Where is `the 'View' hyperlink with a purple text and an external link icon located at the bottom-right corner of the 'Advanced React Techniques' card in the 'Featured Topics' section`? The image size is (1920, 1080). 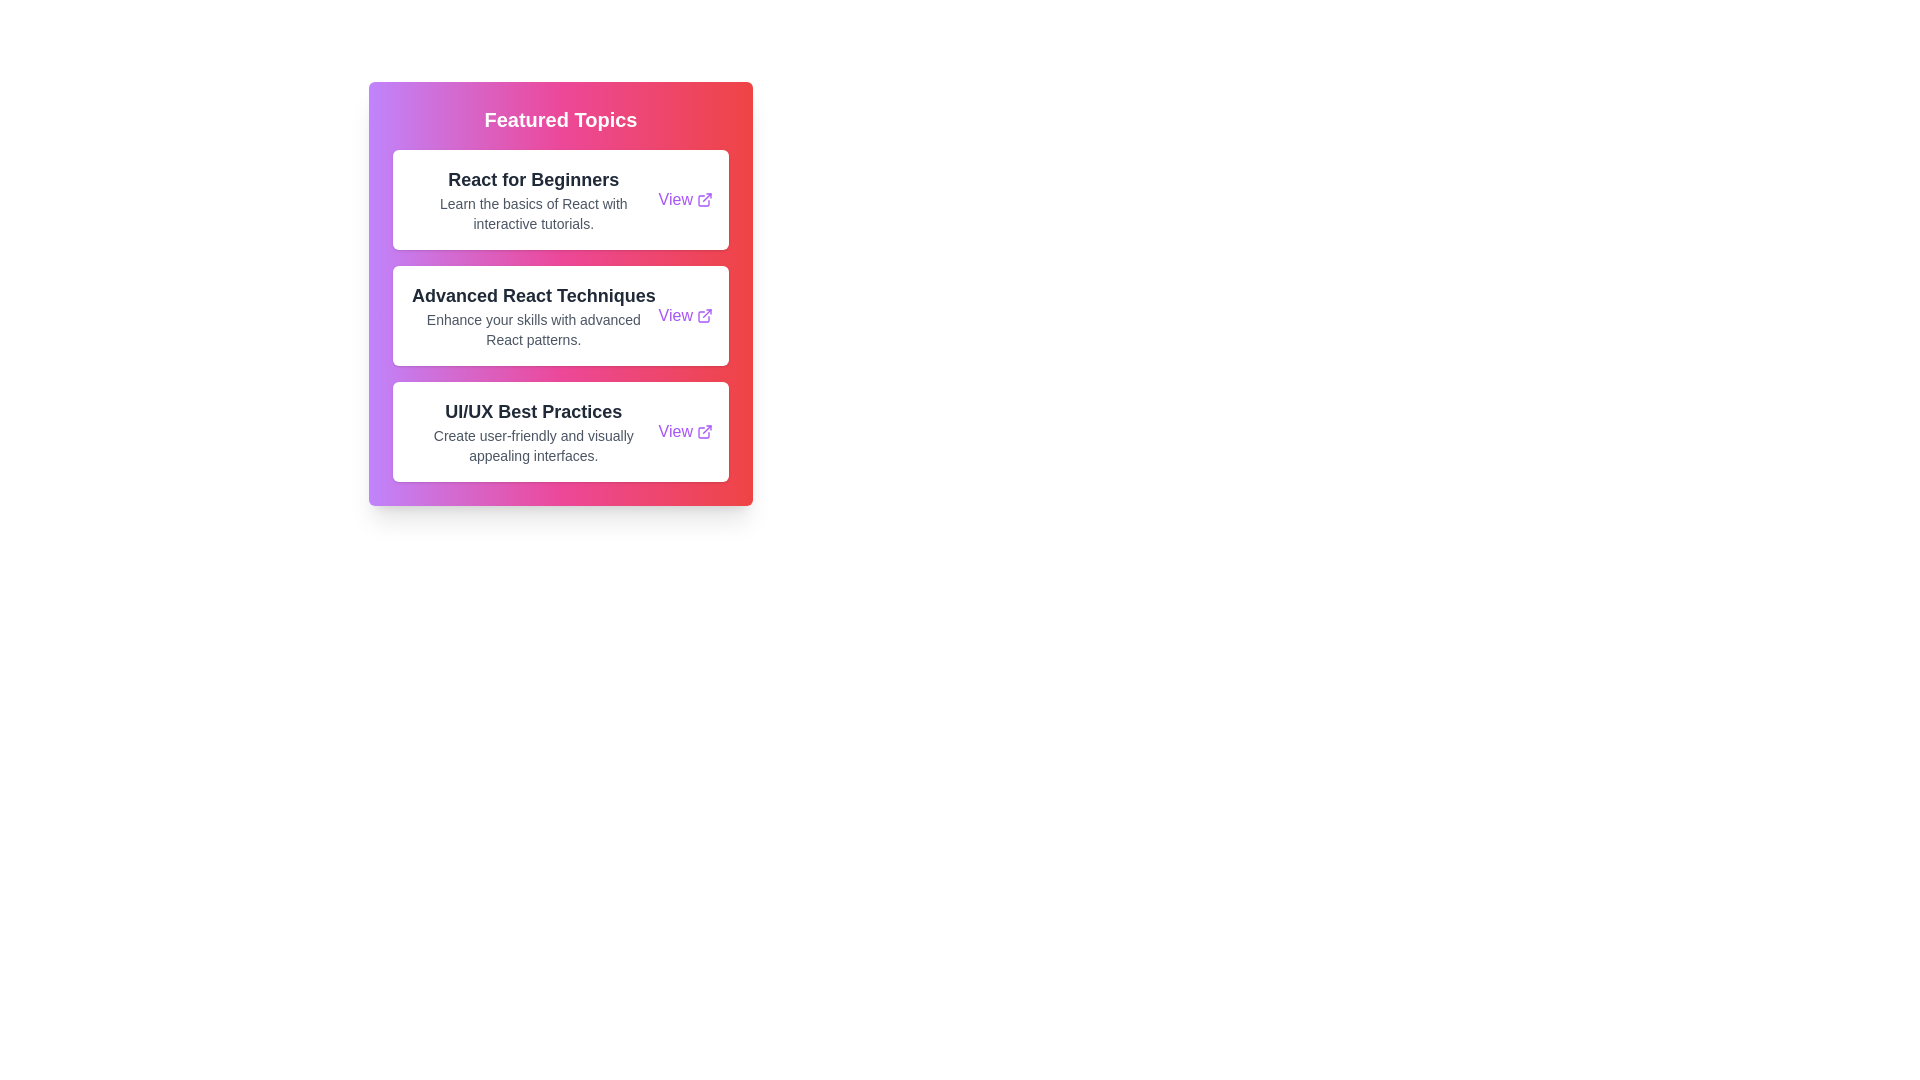
the 'View' hyperlink with a purple text and an external link icon located at the bottom-right corner of the 'Advanced React Techniques' card in the 'Featured Topics' section is located at coordinates (685, 315).